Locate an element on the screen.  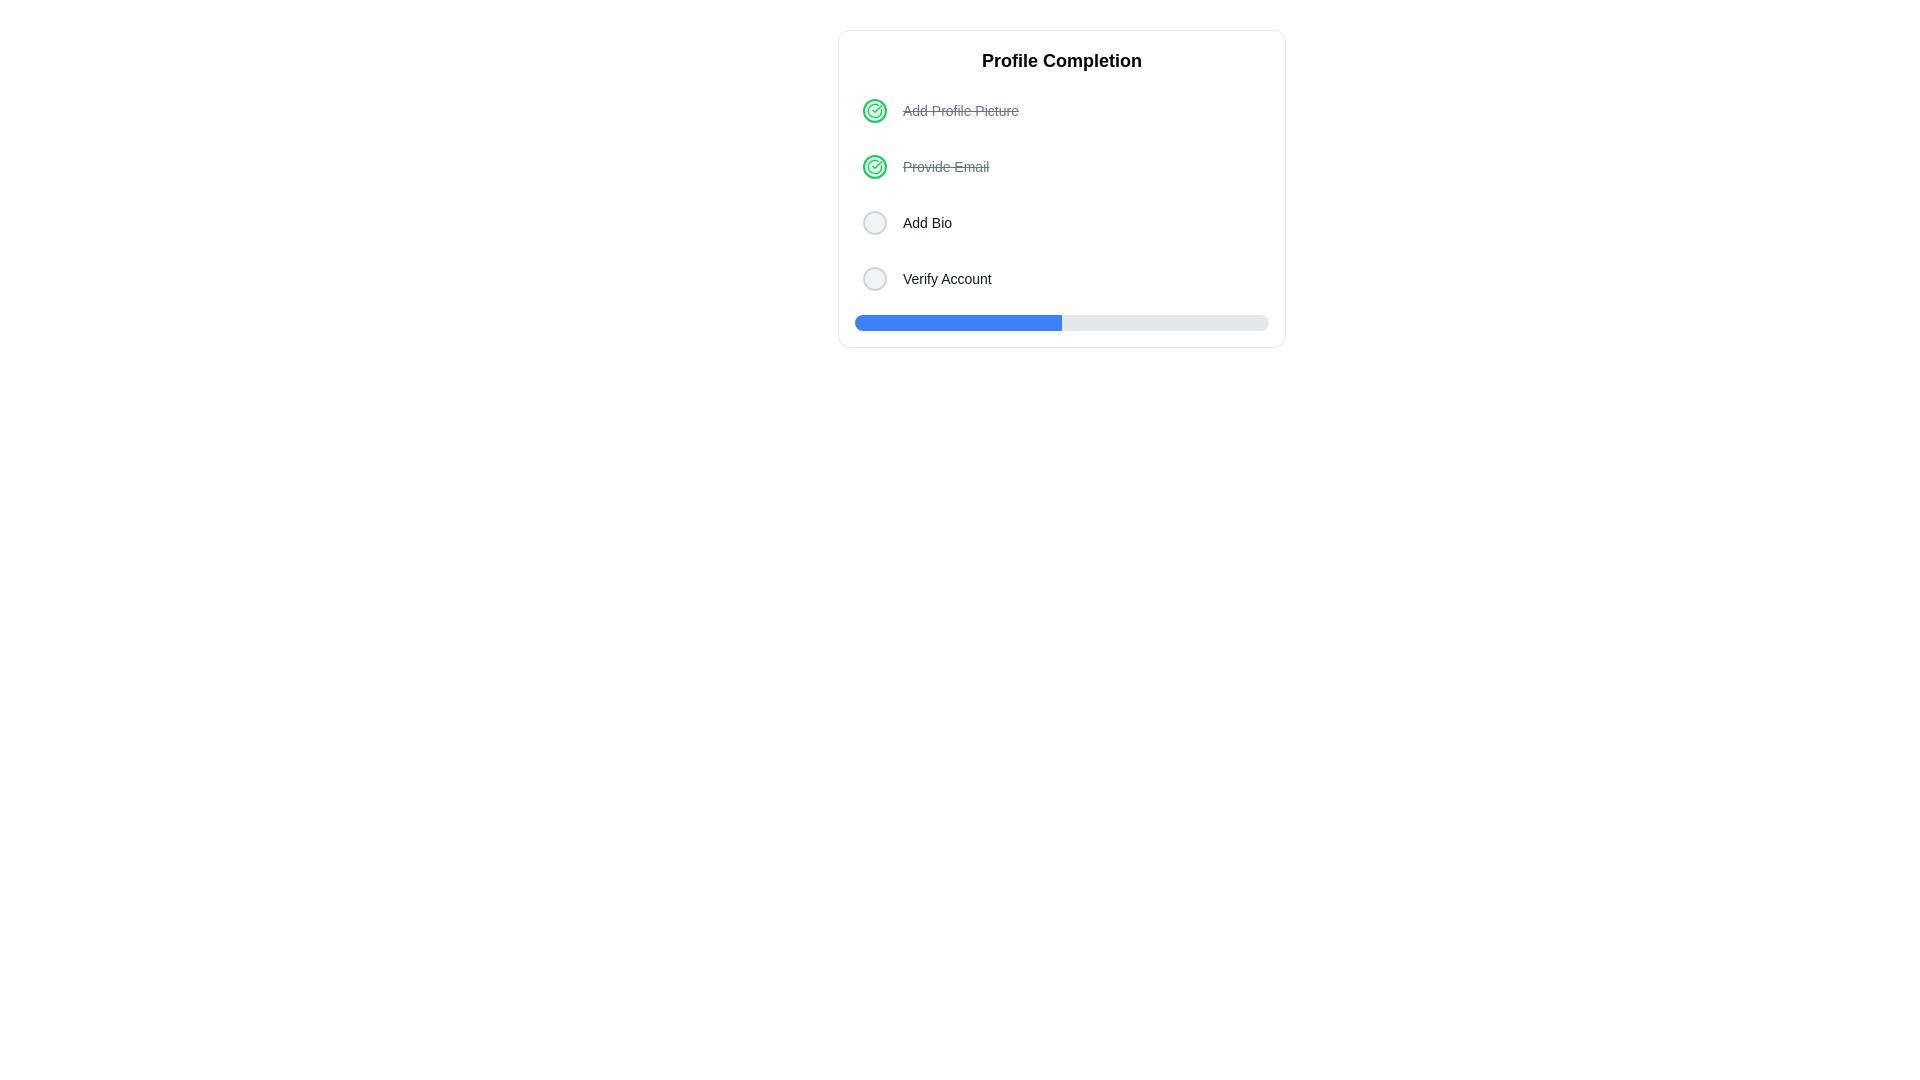
the filled portion of the progress bar located at the center bottom of the 'Profile Completion' interface card is located at coordinates (957, 322).